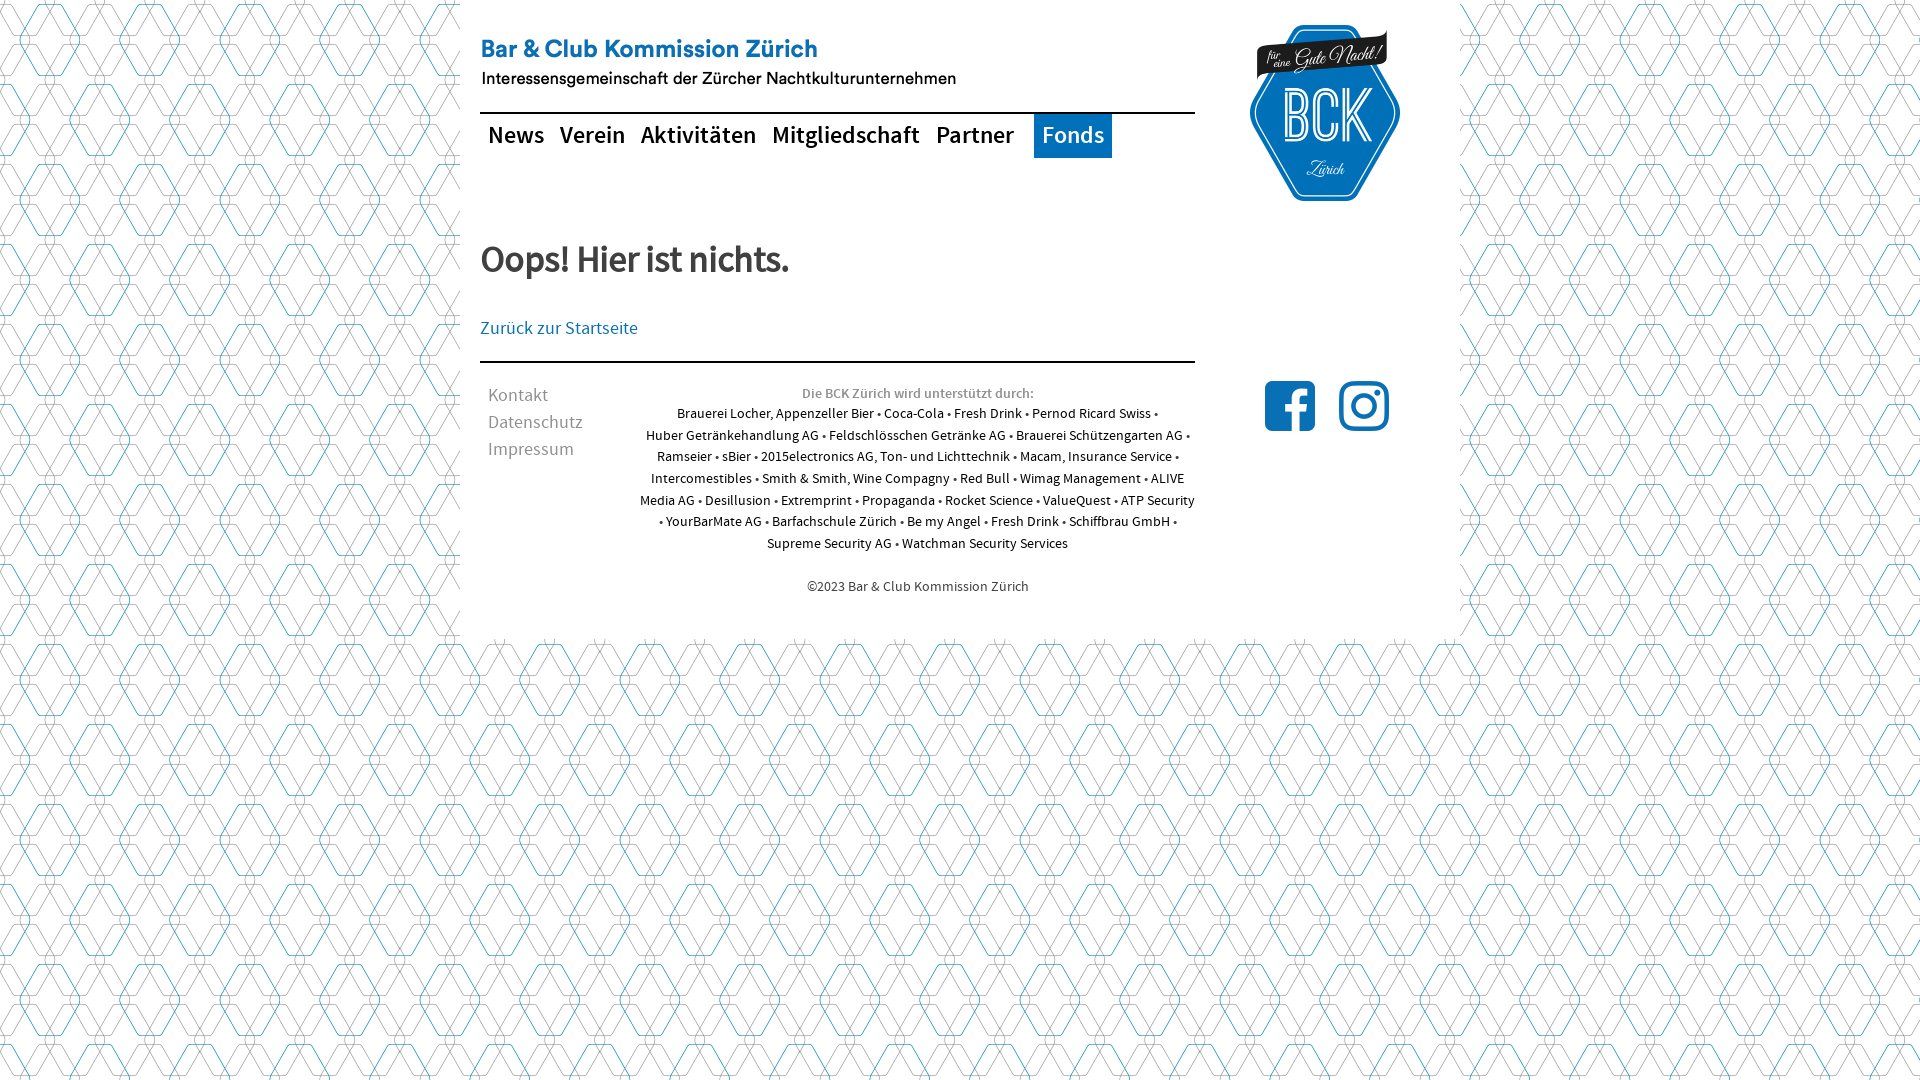  What do you see at coordinates (816, 500) in the screenshot?
I see `'Extremprint'` at bounding box center [816, 500].